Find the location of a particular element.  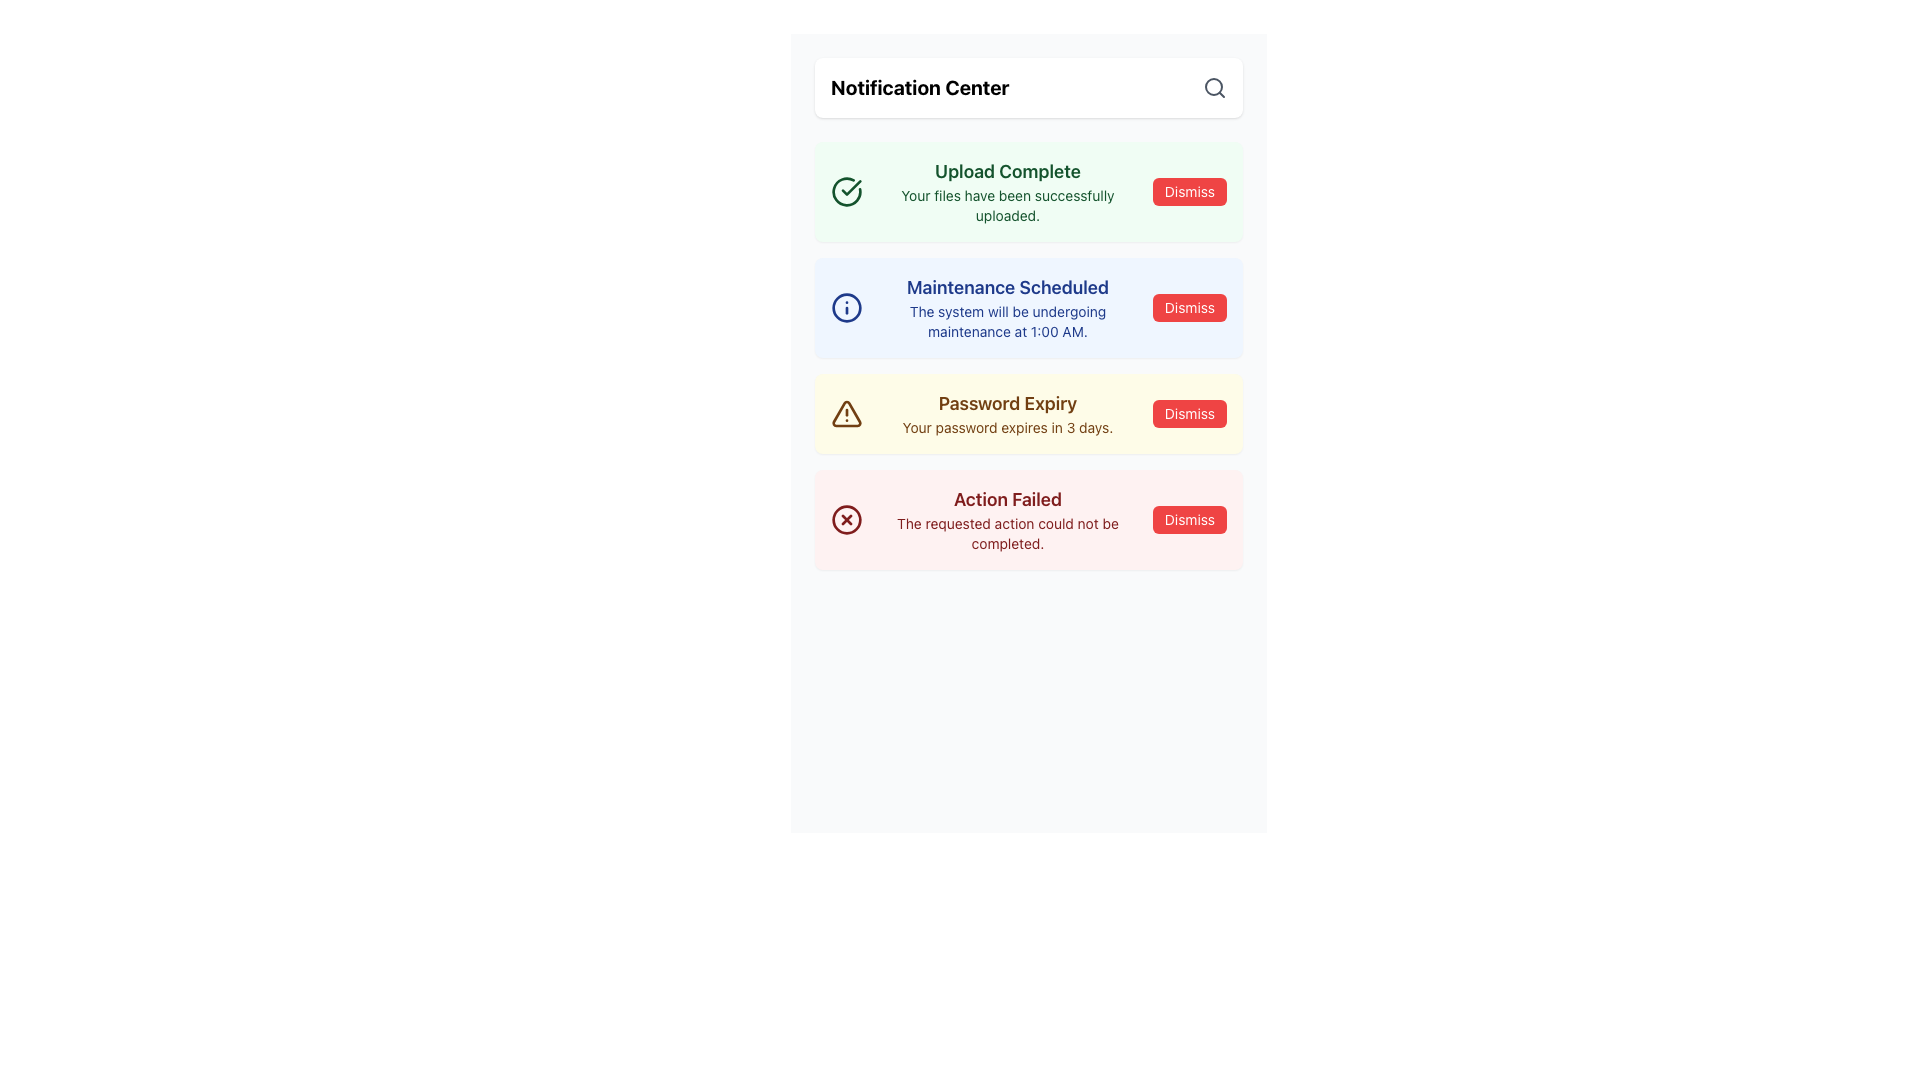

text displayed in the 'Password Expiry' header of the notification card located in the Notification Center is located at coordinates (1008, 404).